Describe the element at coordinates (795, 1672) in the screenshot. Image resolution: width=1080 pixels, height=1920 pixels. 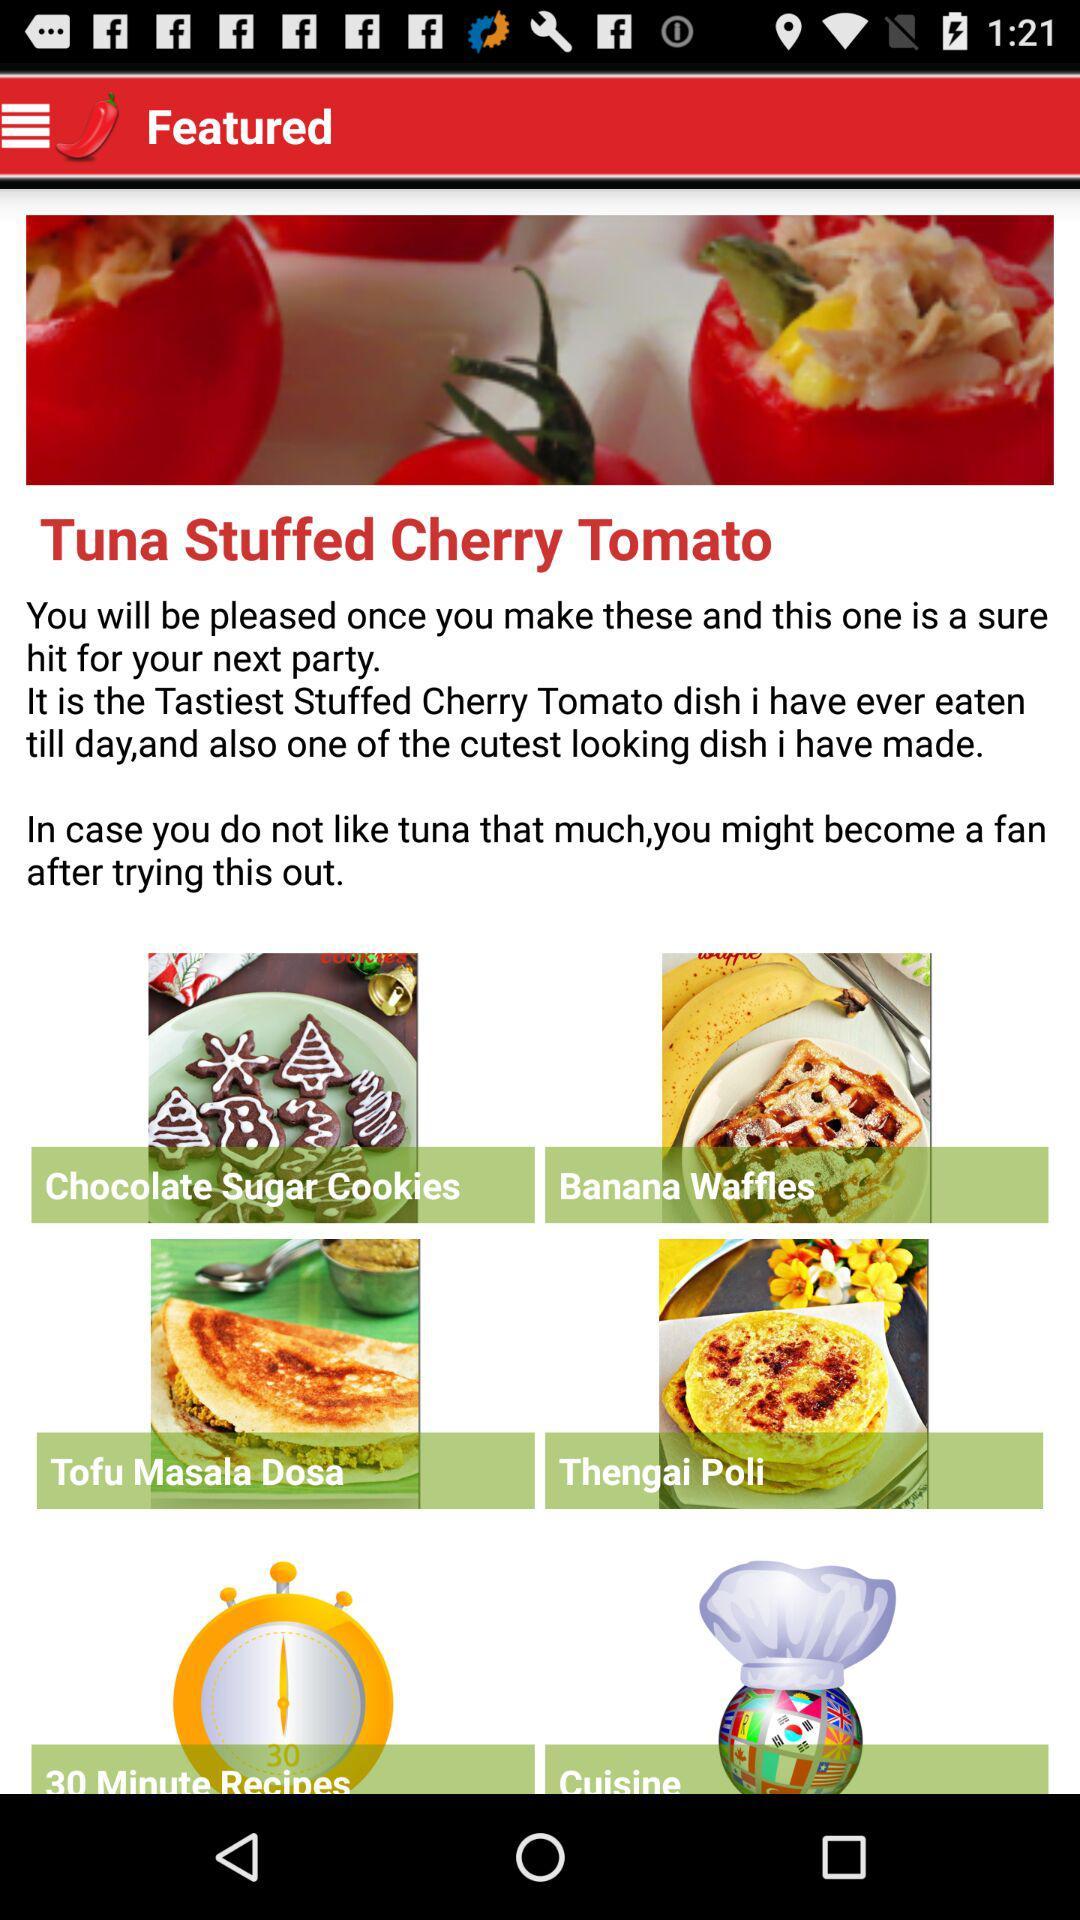
I see `recipe category` at that location.